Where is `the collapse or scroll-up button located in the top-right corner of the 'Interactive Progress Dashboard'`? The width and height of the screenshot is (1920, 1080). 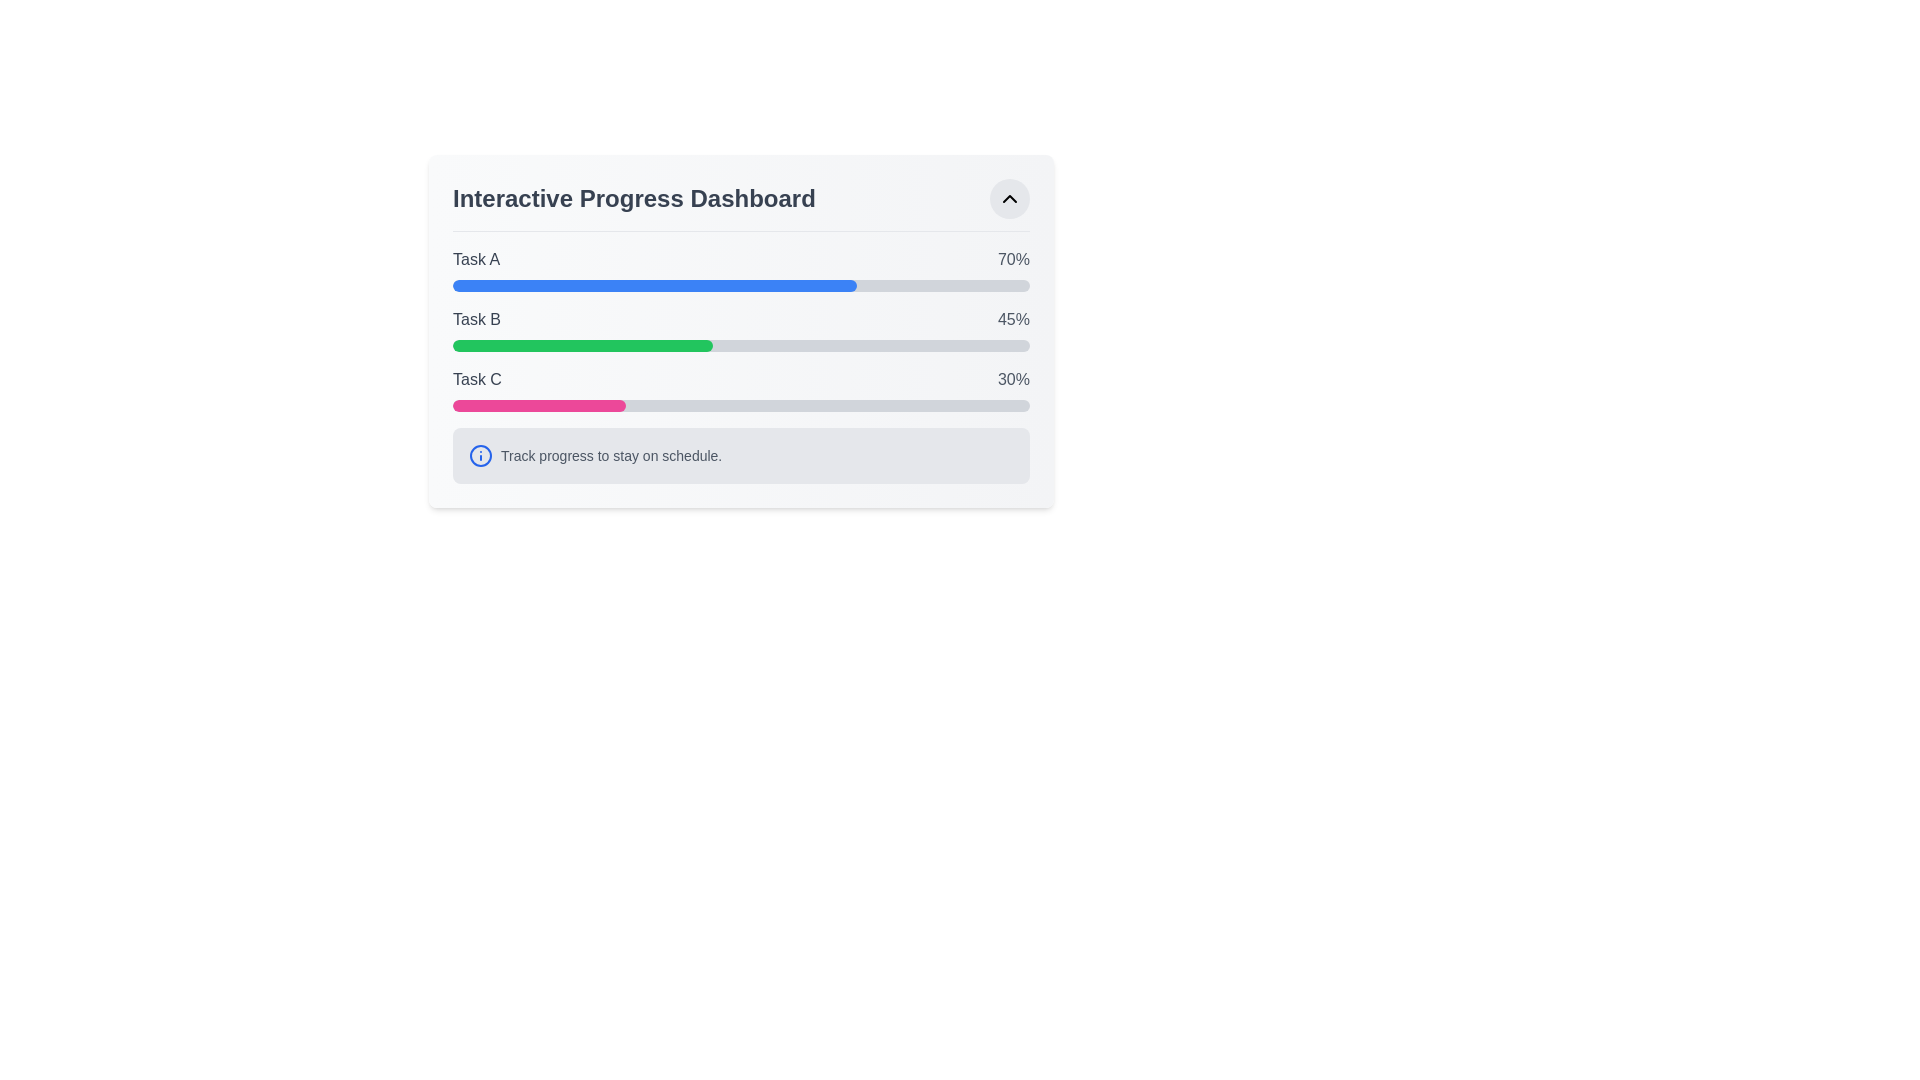
the collapse or scroll-up button located in the top-right corner of the 'Interactive Progress Dashboard' is located at coordinates (1009, 199).